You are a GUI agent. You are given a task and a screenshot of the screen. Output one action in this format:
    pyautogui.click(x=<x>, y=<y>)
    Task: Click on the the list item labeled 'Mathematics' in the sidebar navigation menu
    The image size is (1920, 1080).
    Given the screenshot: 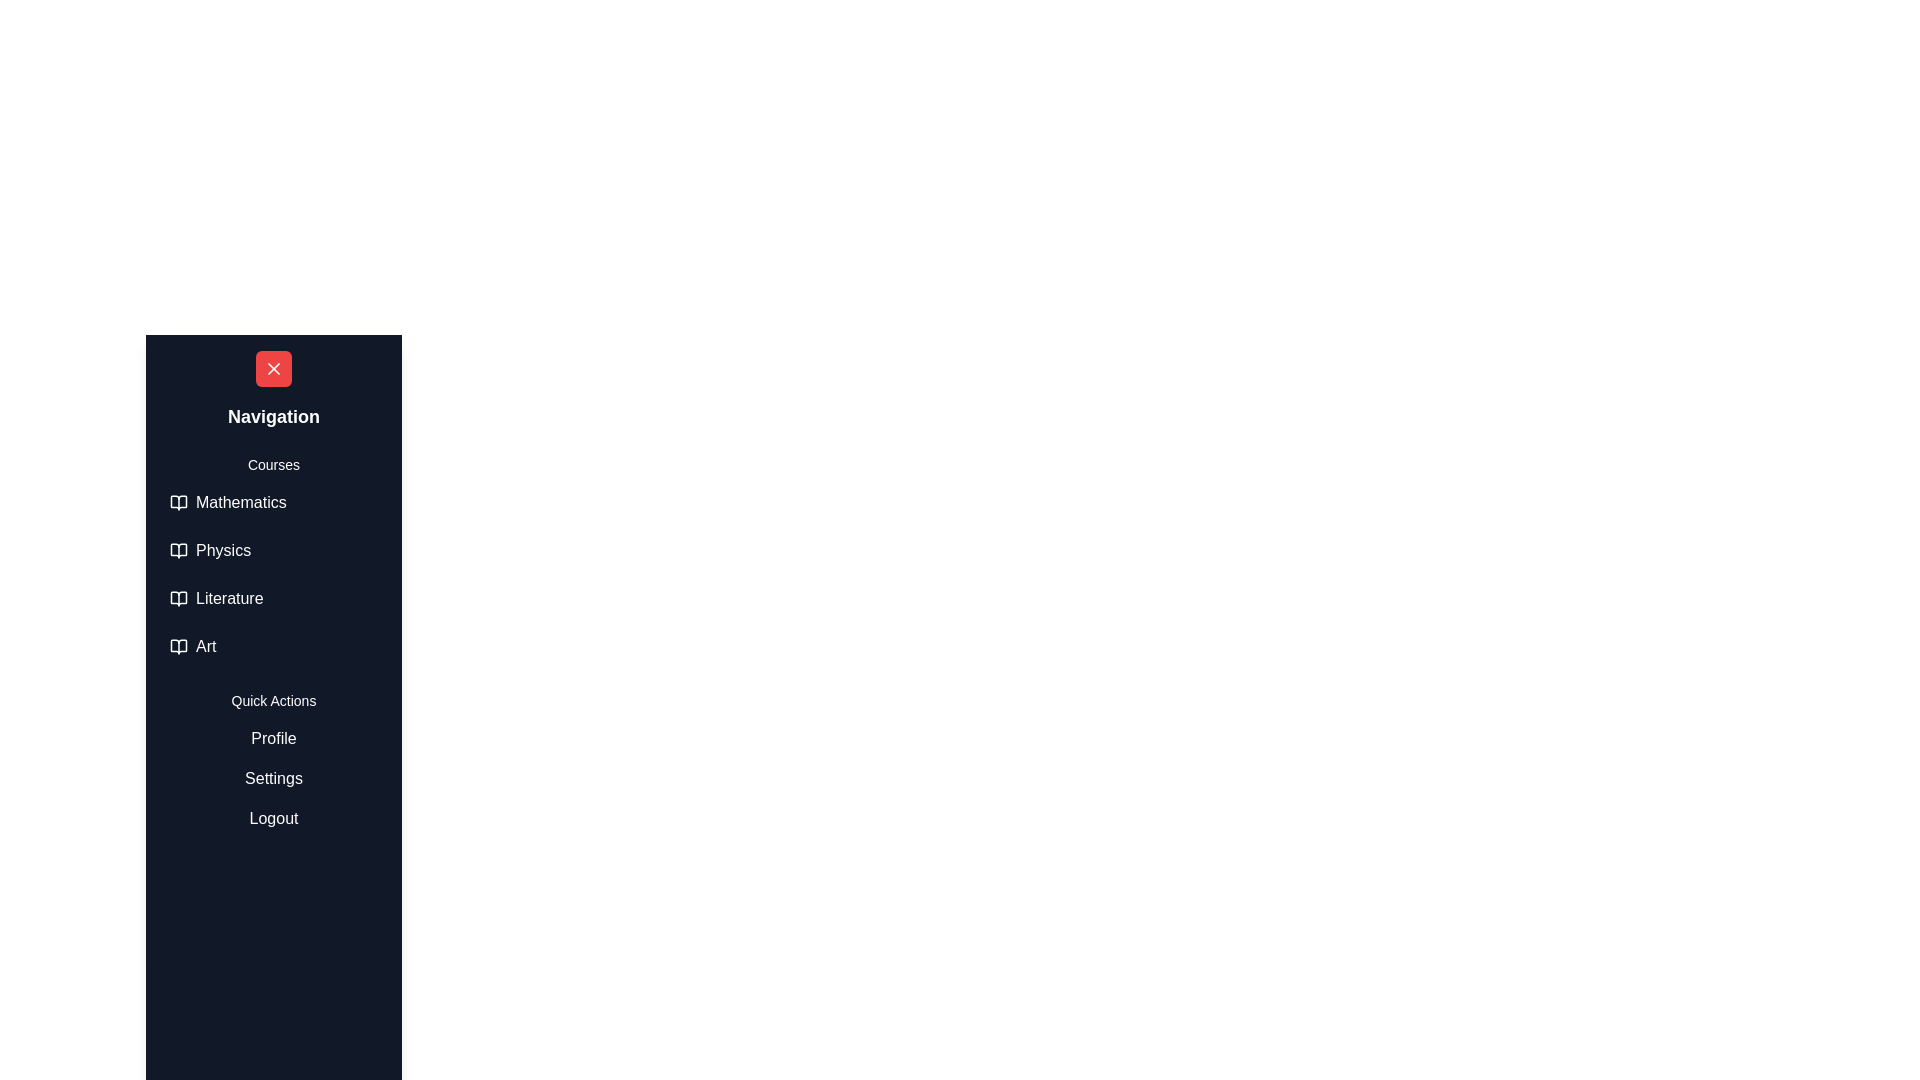 What is the action you would take?
    pyautogui.click(x=272, y=501)
    